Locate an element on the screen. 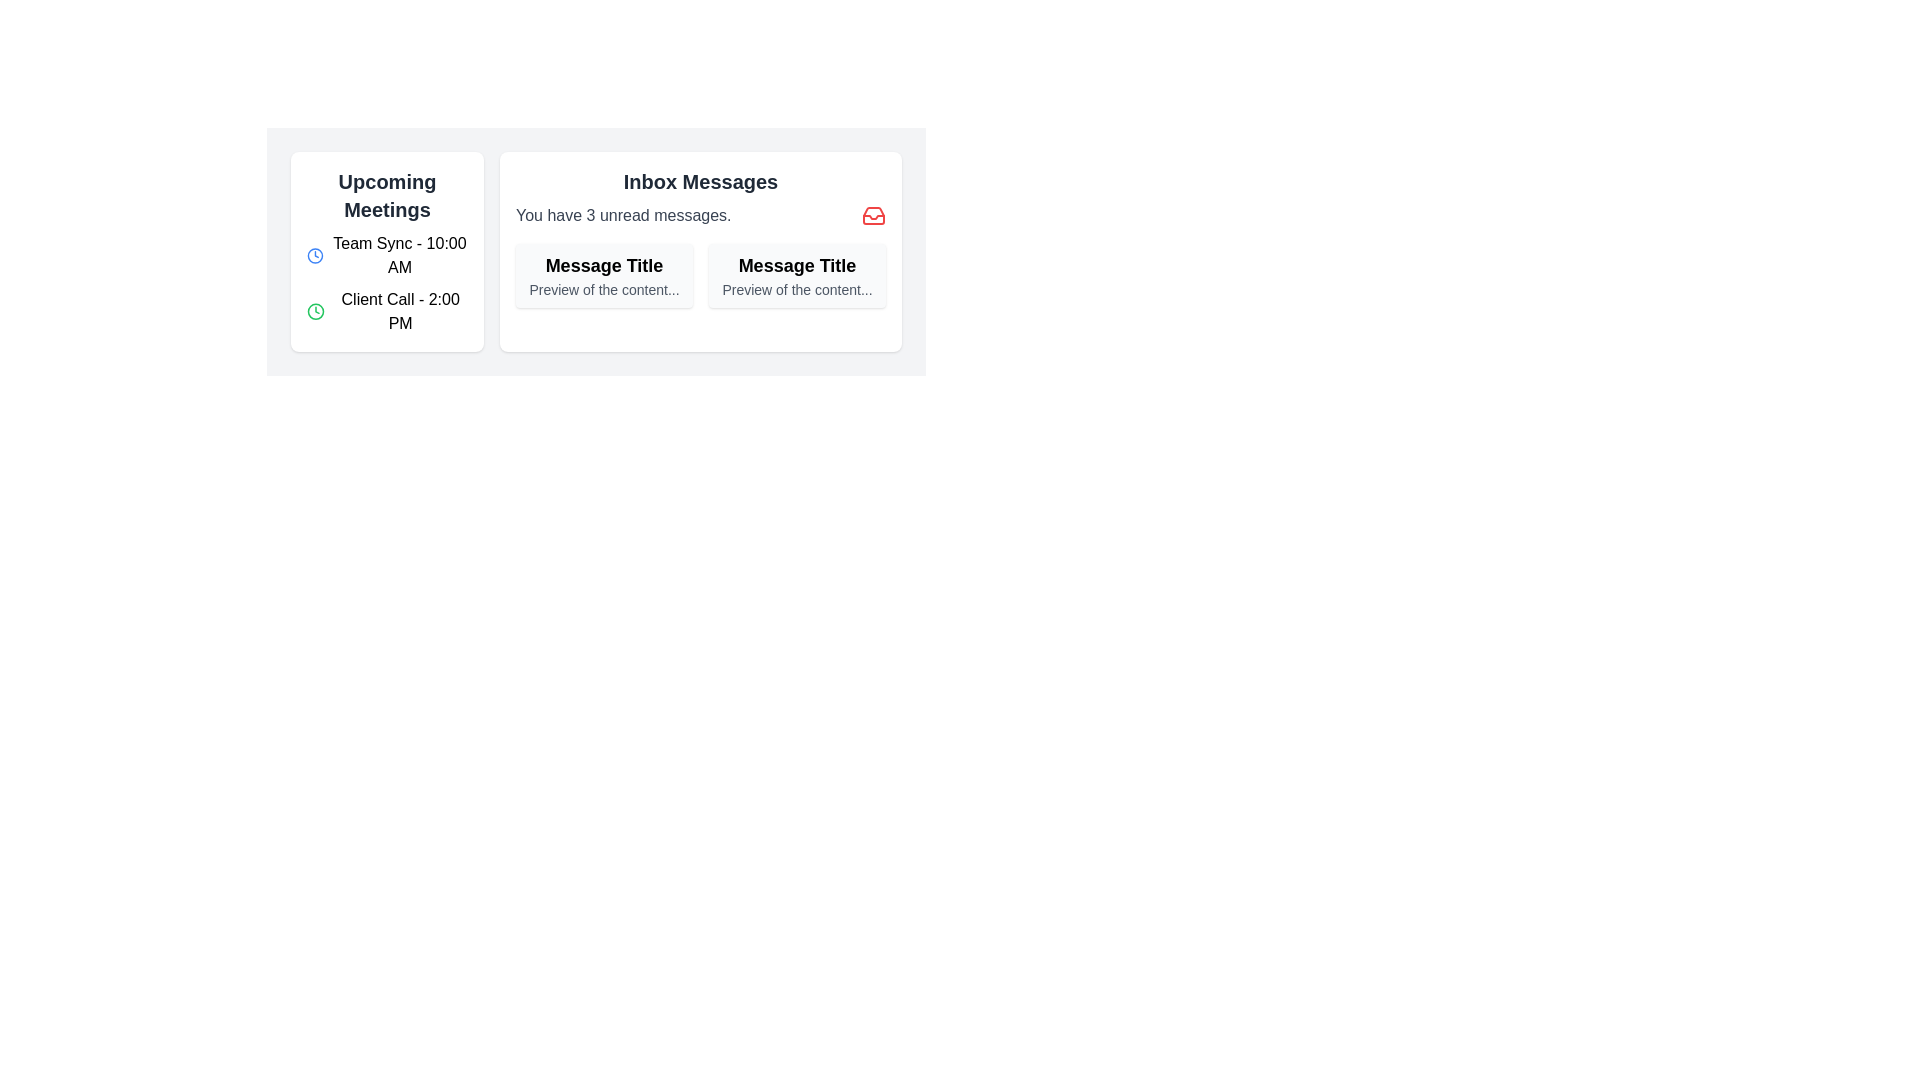 Image resolution: width=1920 pixels, height=1080 pixels. the text label displaying 'Team Sync - 10:00 AM', which is the first meeting item under the 'Upcoming Meetings' section in the left-most panel is located at coordinates (399, 254).